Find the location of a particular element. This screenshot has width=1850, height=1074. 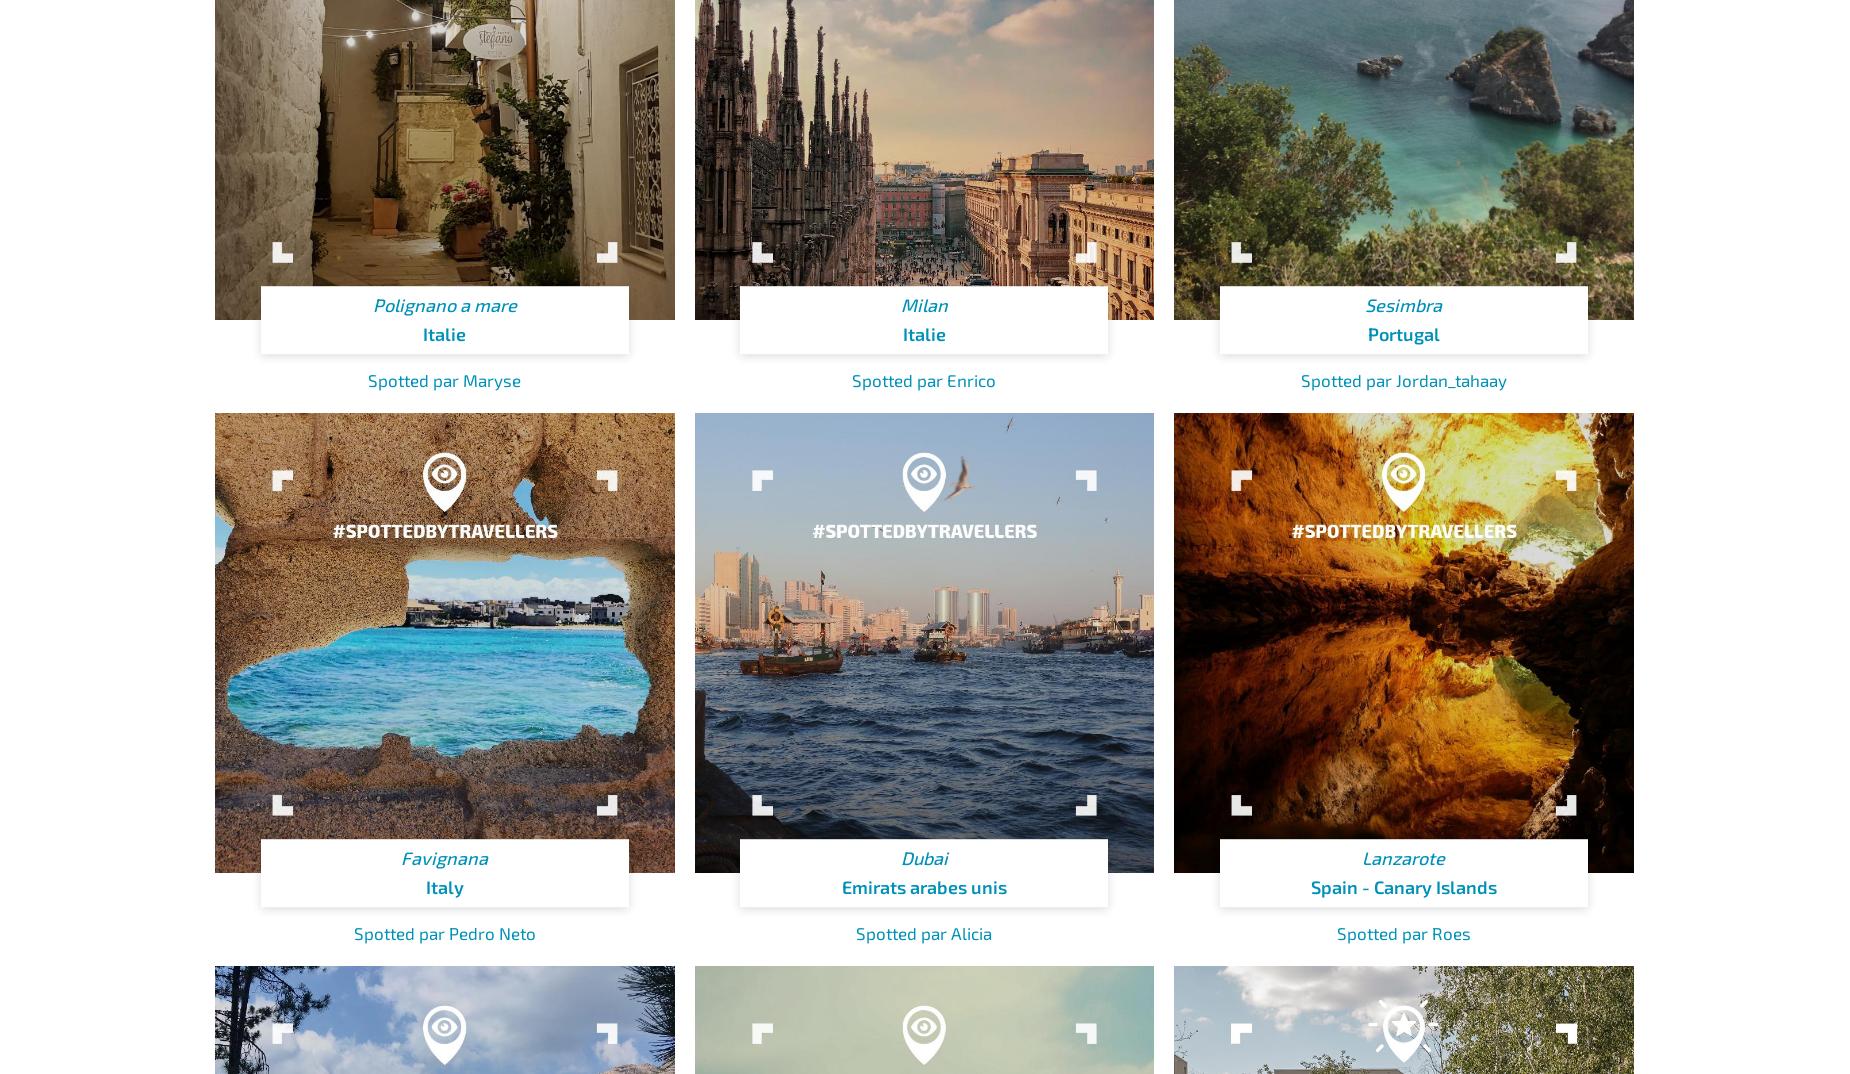

'Polignano a mare' is located at coordinates (443, 305).